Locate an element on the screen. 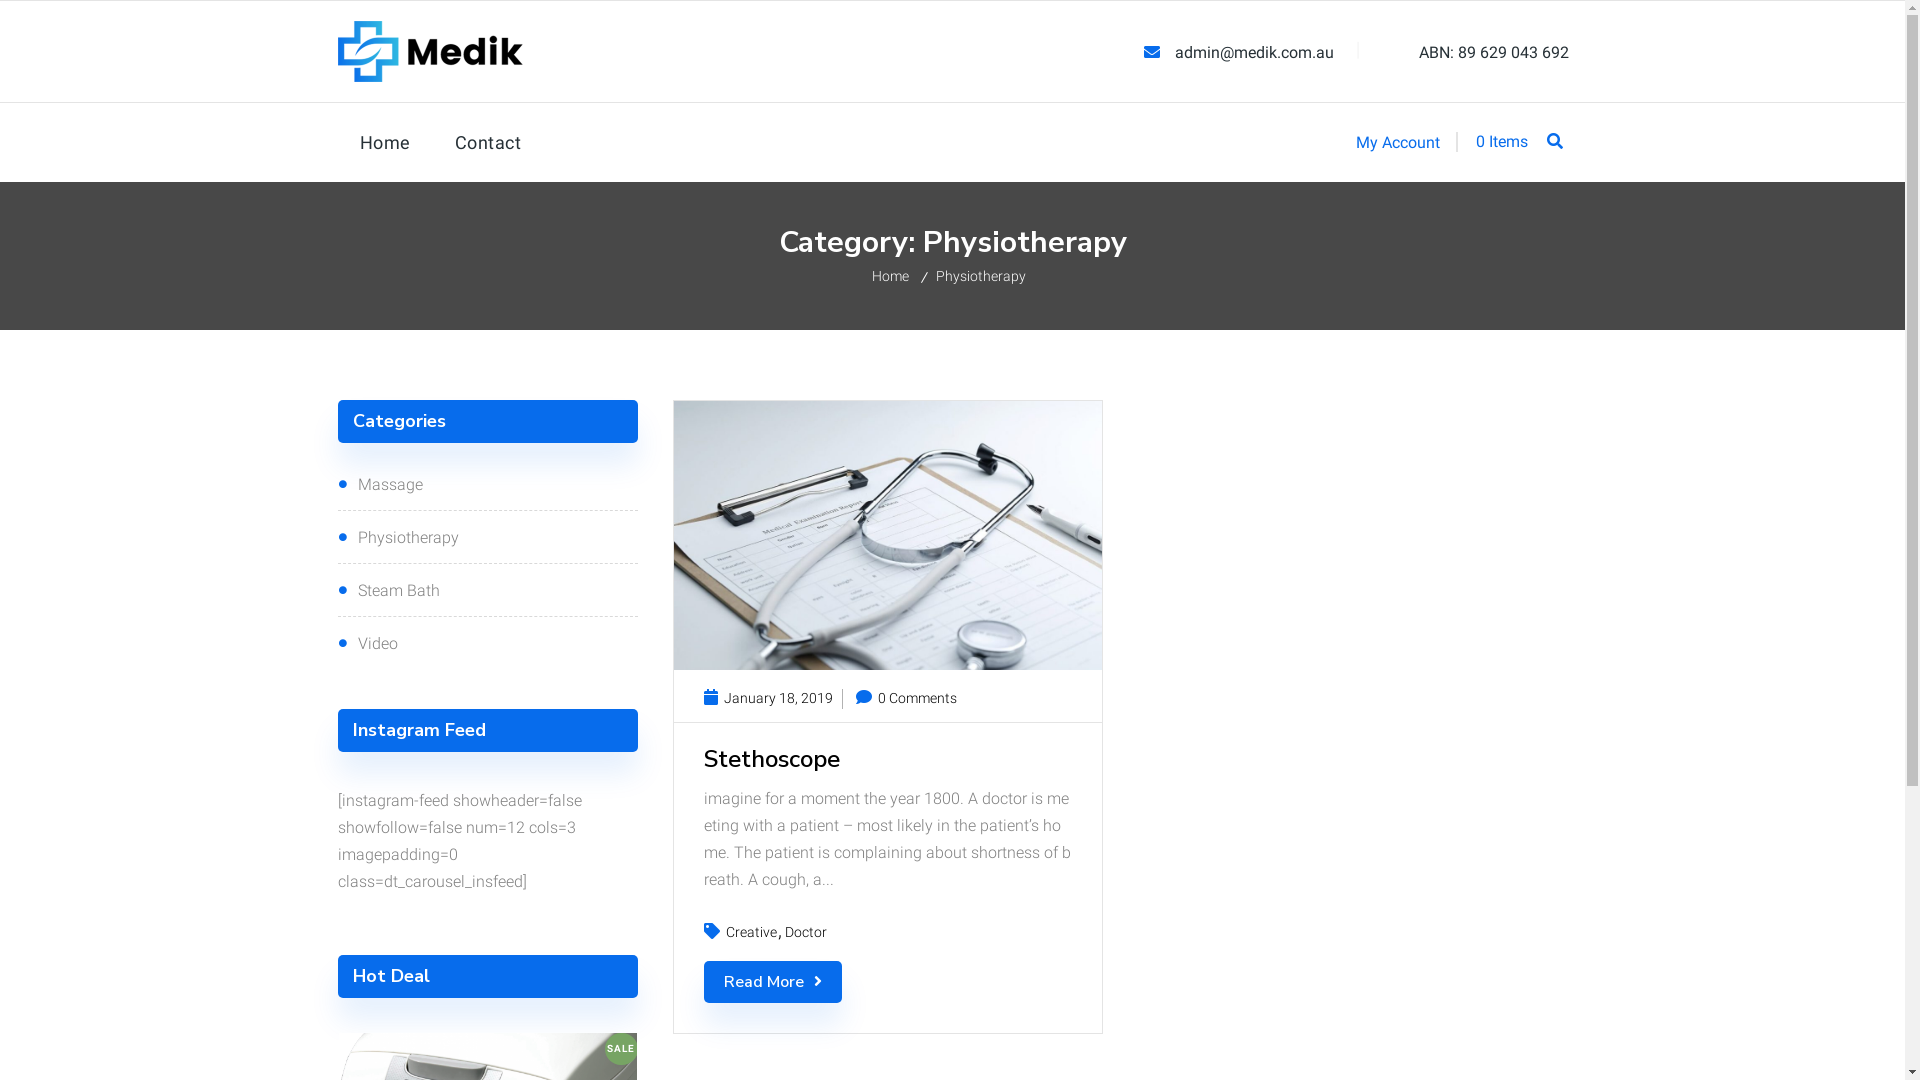 This screenshot has width=1920, height=1080. 'Doctor' is located at coordinates (805, 932).